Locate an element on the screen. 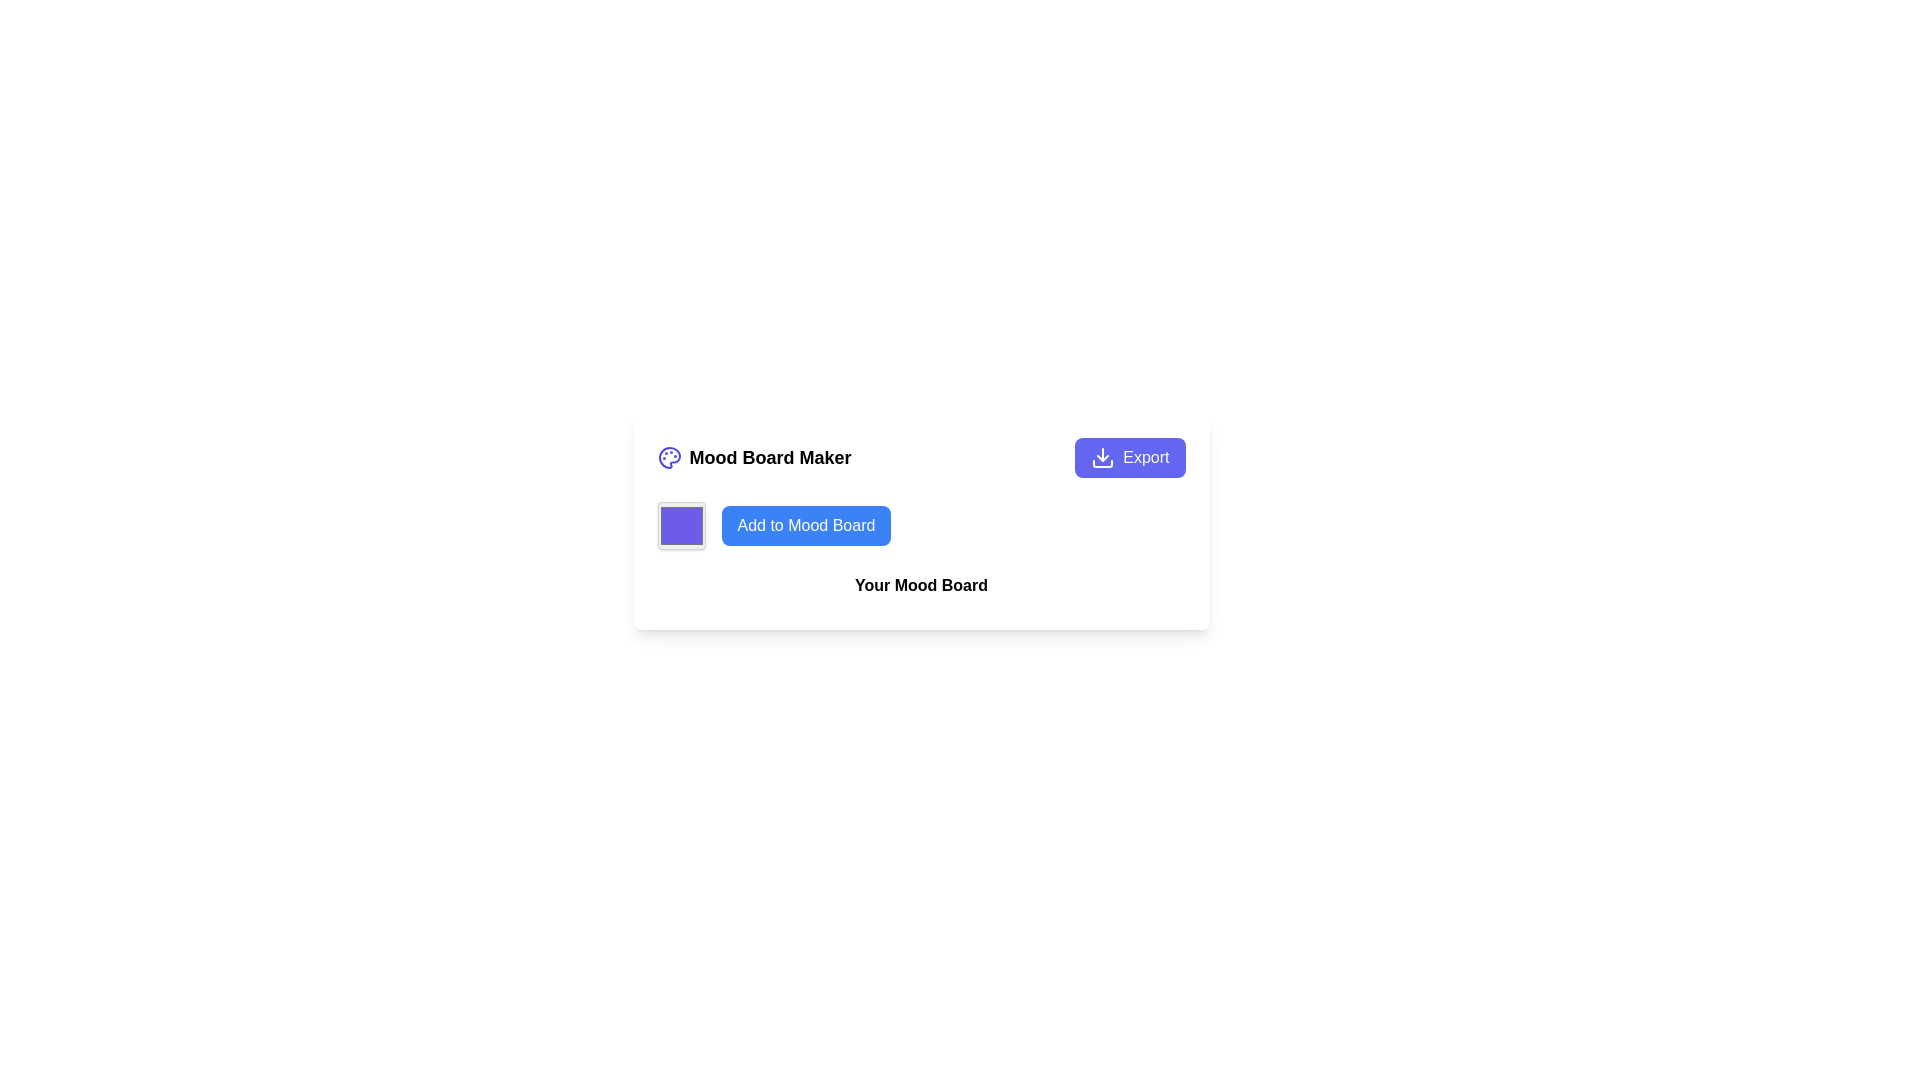 The height and width of the screenshot is (1080, 1920). the download icon, which is a white arrow pointing downwards into an open rectangle, located at the top-right corner of the Export button is located at coordinates (1102, 458).